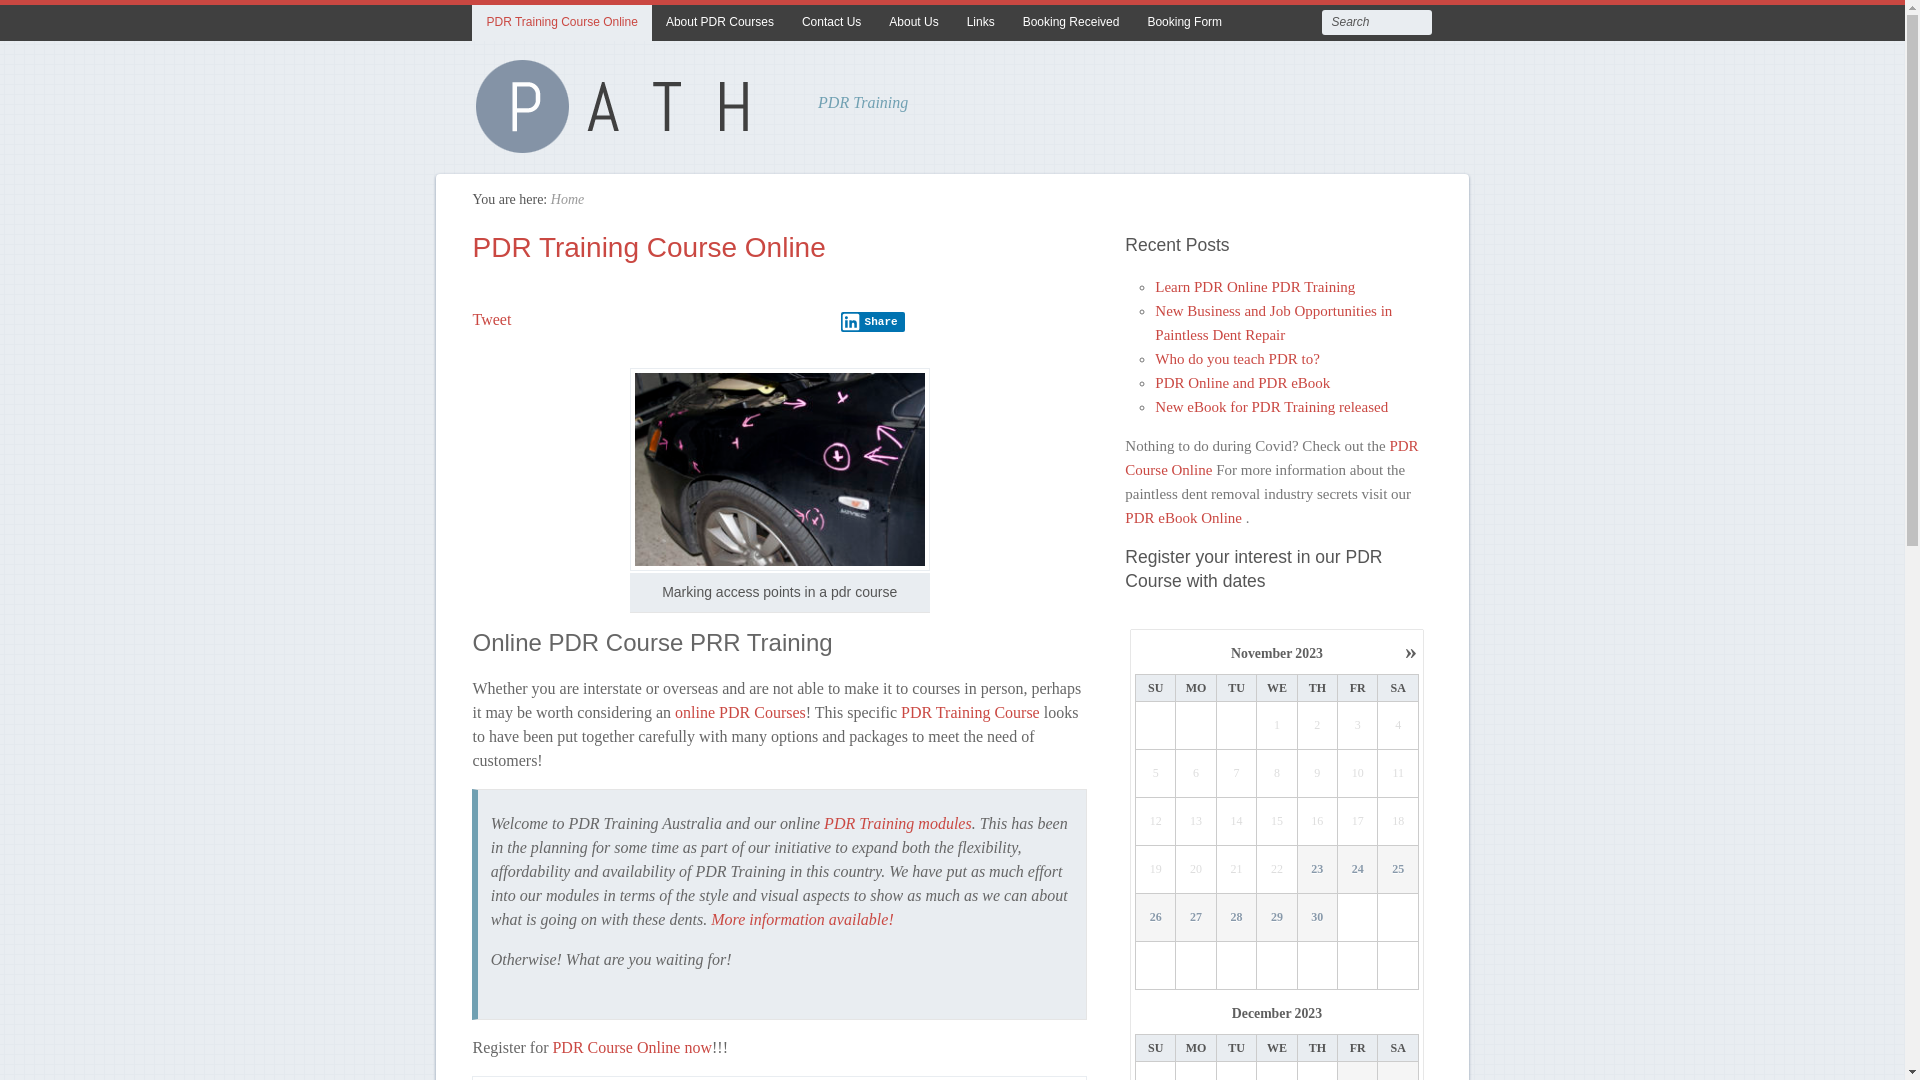 Image resolution: width=1920 pixels, height=1080 pixels. I want to click on 'PDR Course Online now', so click(631, 1045).